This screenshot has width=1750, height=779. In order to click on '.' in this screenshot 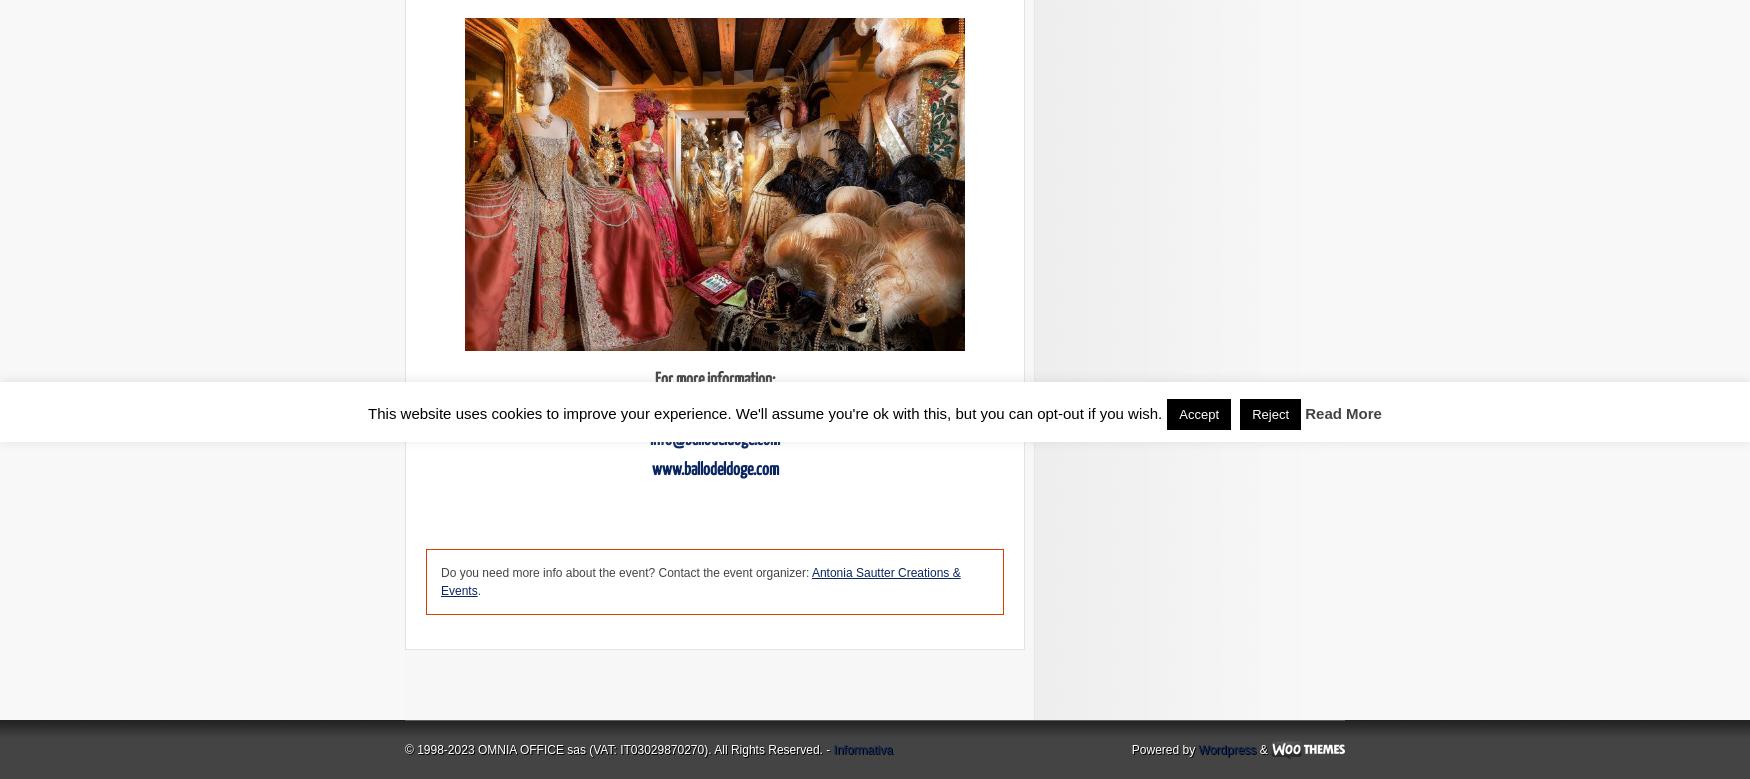, I will do `click(478, 590)`.